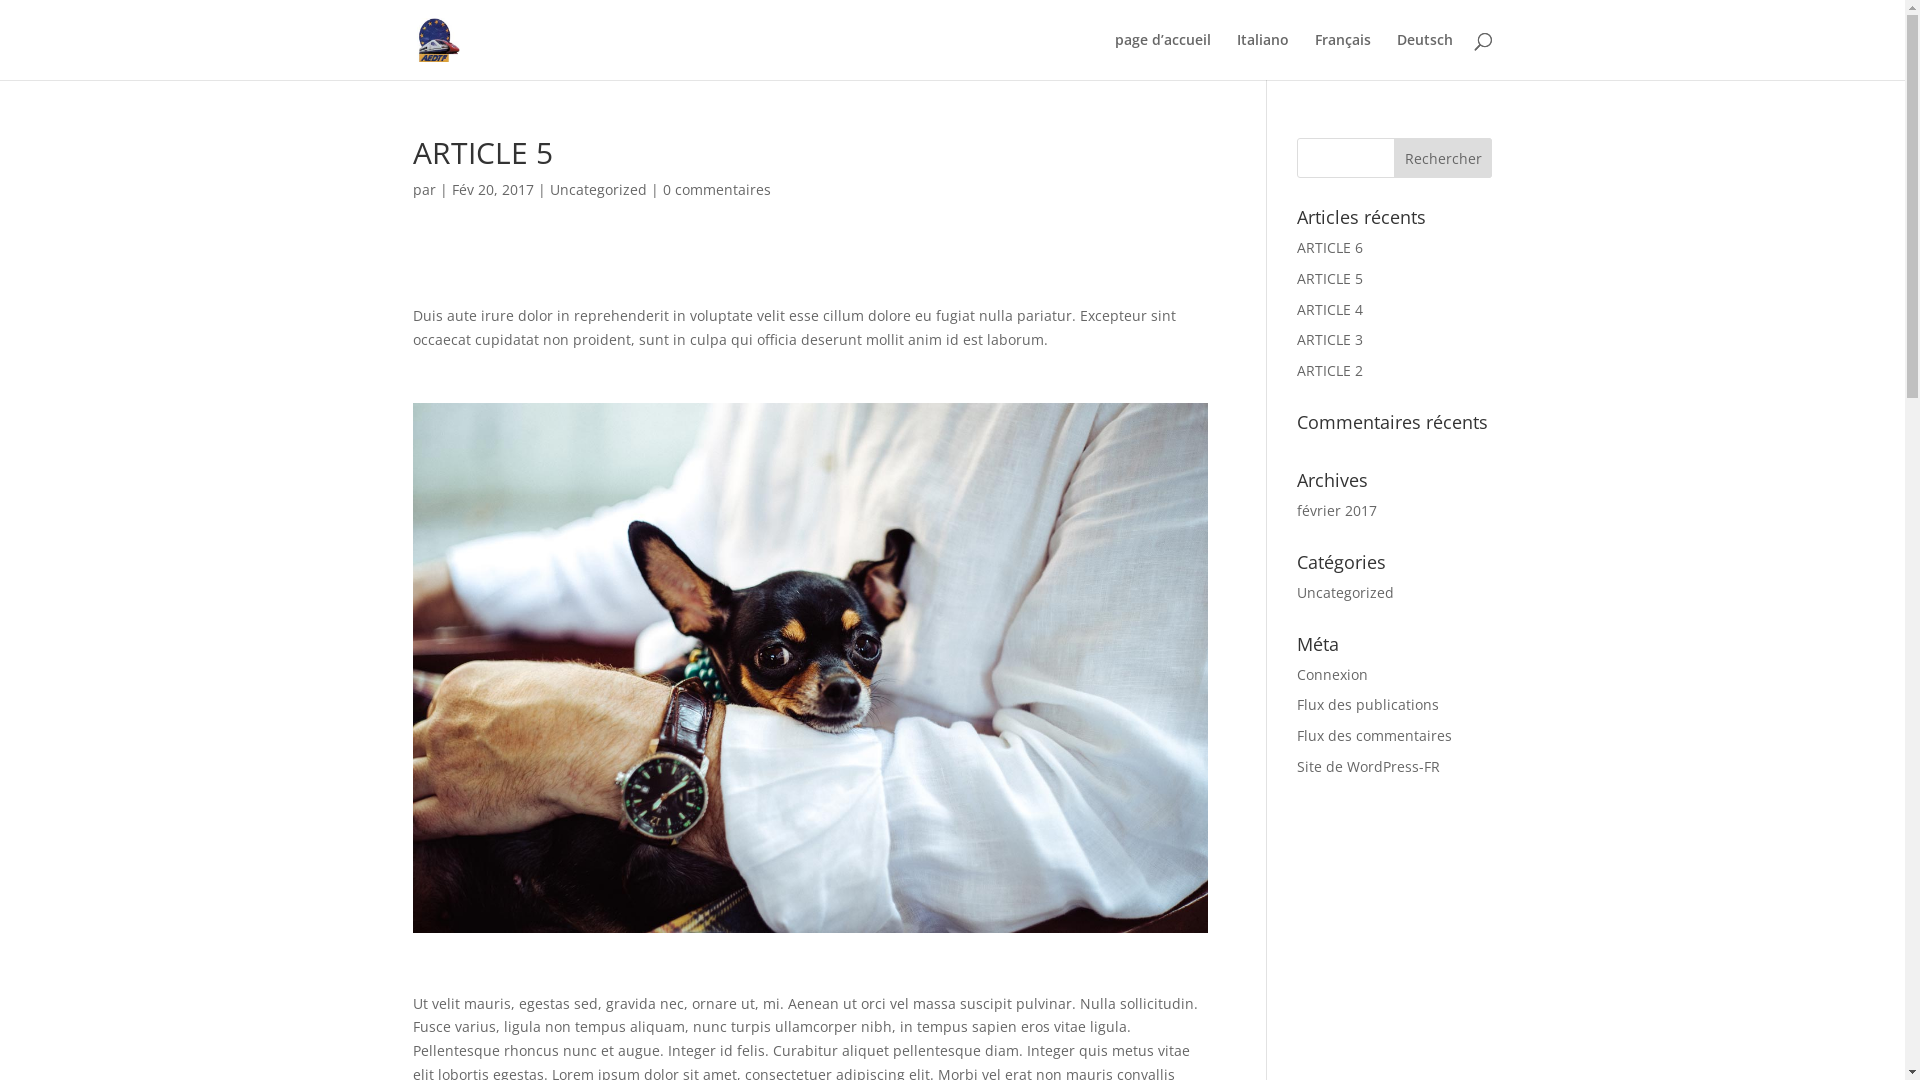 This screenshot has height=1080, width=1920. What do you see at coordinates (597, 189) in the screenshot?
I see `'Uncategorized'` at bounding box center [597, 189].